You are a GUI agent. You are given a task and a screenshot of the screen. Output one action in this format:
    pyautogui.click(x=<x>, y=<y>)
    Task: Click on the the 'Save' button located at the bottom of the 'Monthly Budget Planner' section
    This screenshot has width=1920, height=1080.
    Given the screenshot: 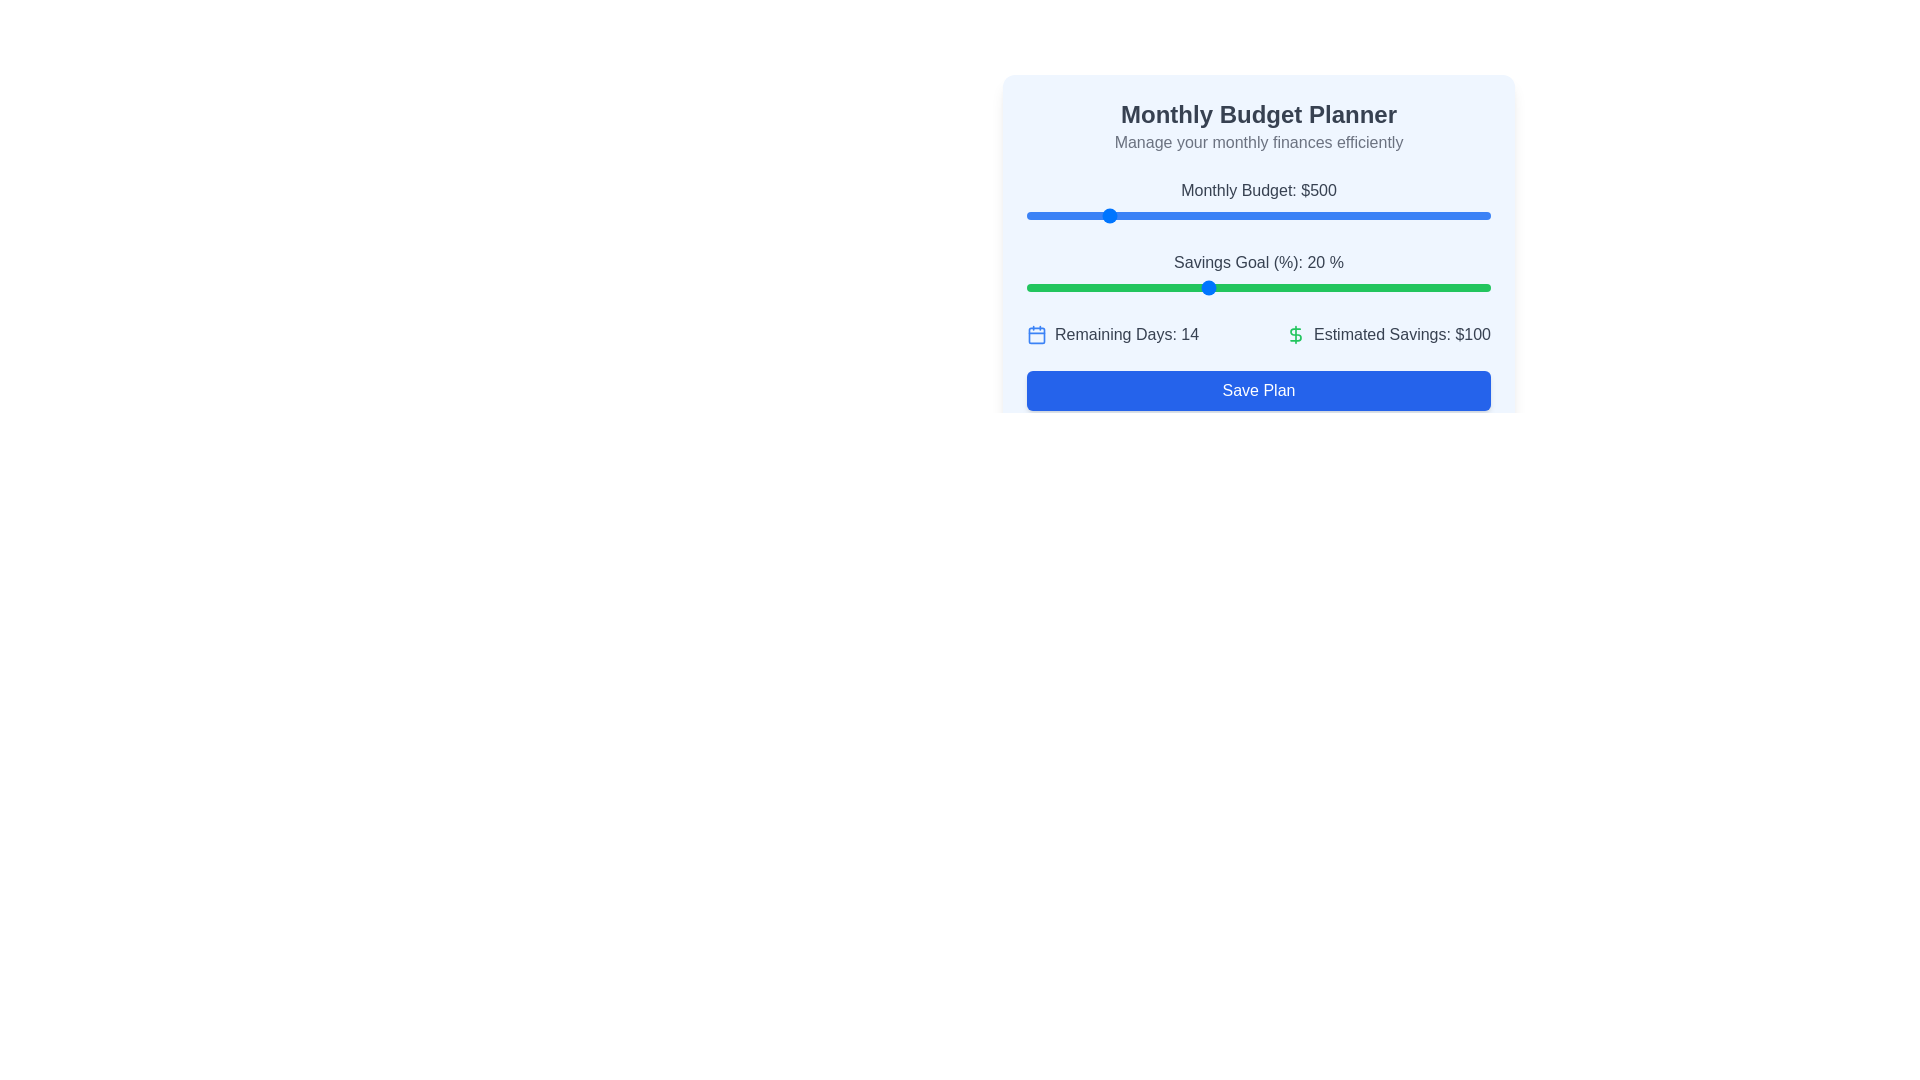 What is the action you would take?
    pyautogui.click(x=1257, y=390)
    